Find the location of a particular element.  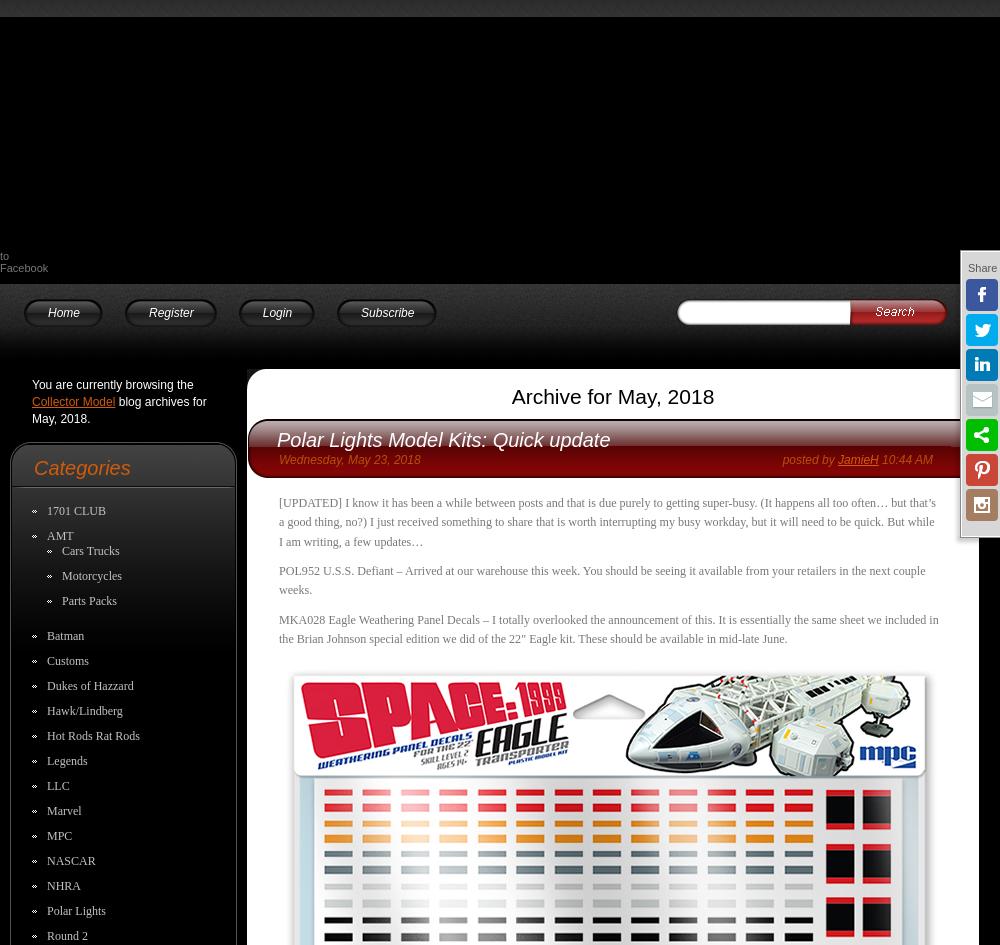

'MKA028 Eagle Weathering Panel Decals – I totally overlooked the announcement of this. It is essentially the same sheet we included in the Brian Johnson special edition we did of the 22″ Eagle kit. These should be available in mid-late June.' is located at coordinates (607, 627).